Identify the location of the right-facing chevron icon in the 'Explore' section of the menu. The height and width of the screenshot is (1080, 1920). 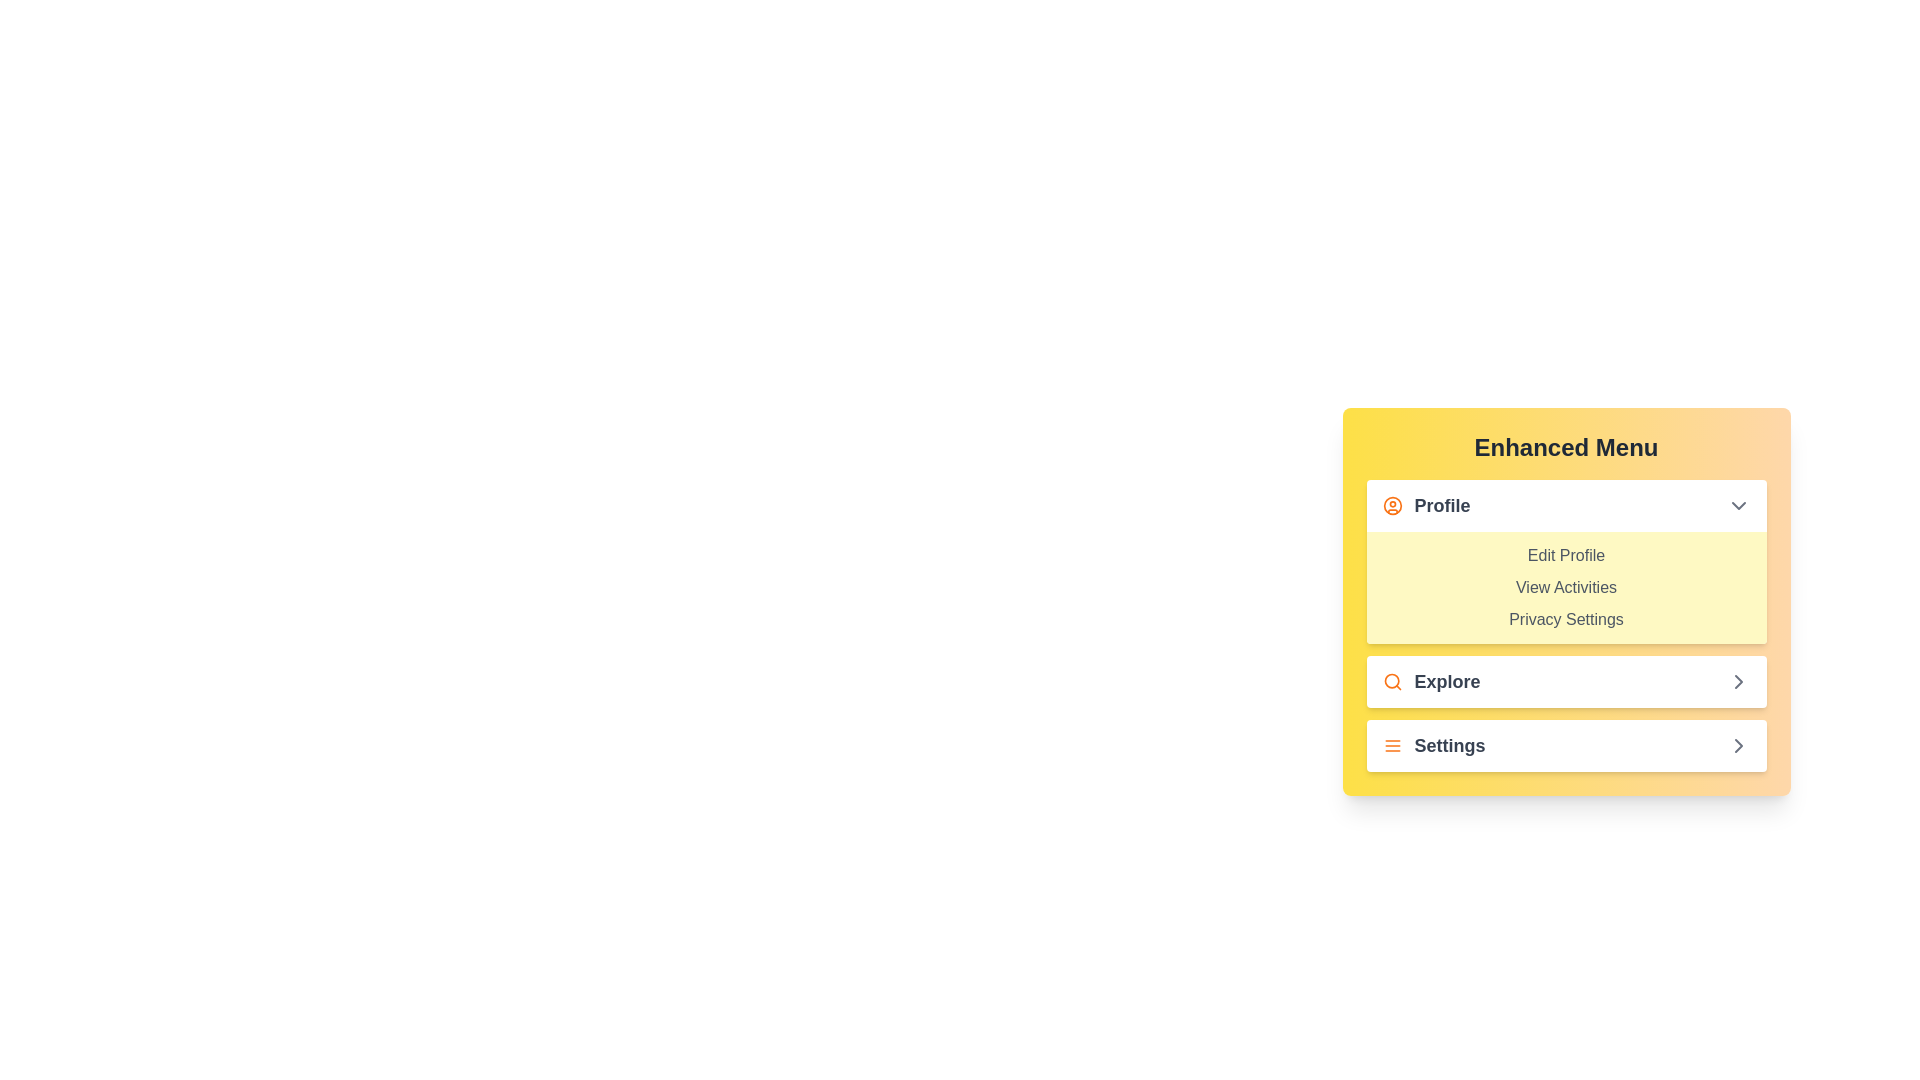
(1737, 745).